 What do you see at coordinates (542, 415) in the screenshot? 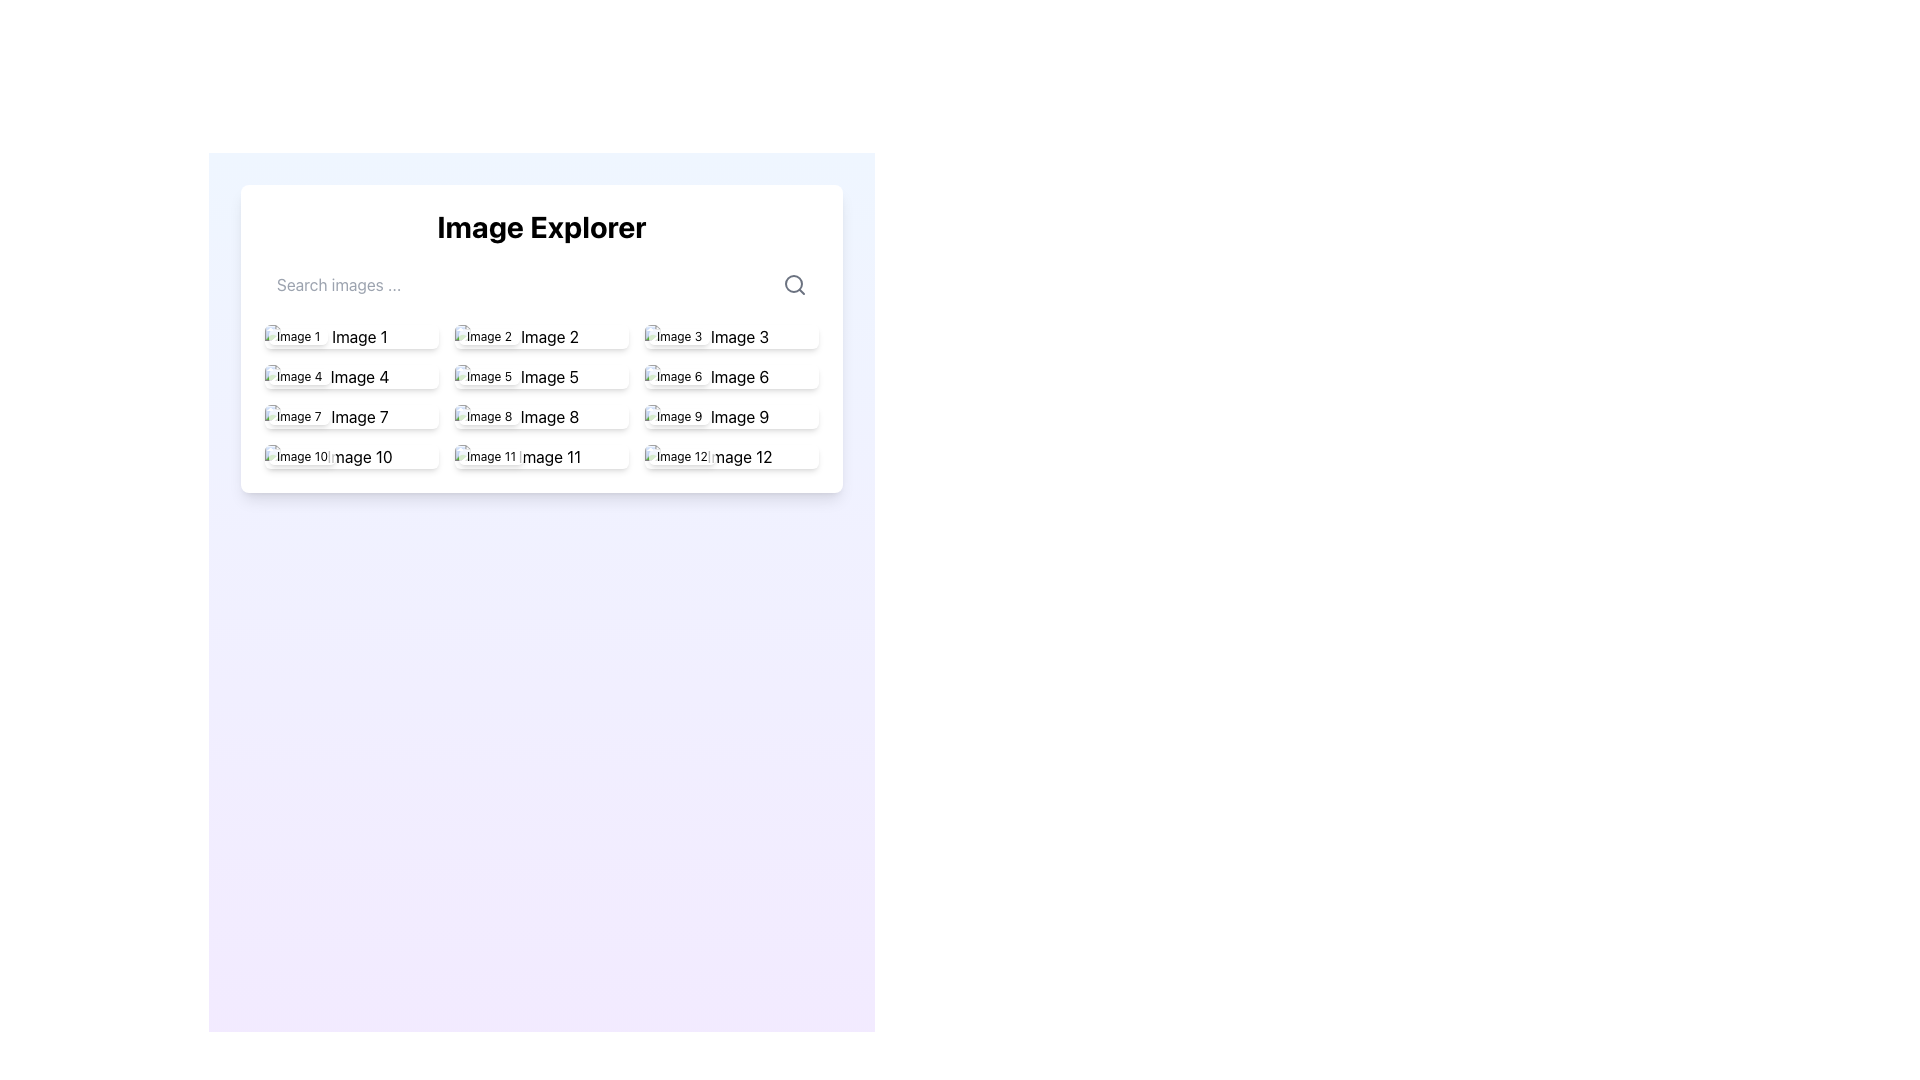
I see `the Thumbnail with label displaying 'Image 8' located in the third row and second column of the grid` at bounding box center [542, 415].